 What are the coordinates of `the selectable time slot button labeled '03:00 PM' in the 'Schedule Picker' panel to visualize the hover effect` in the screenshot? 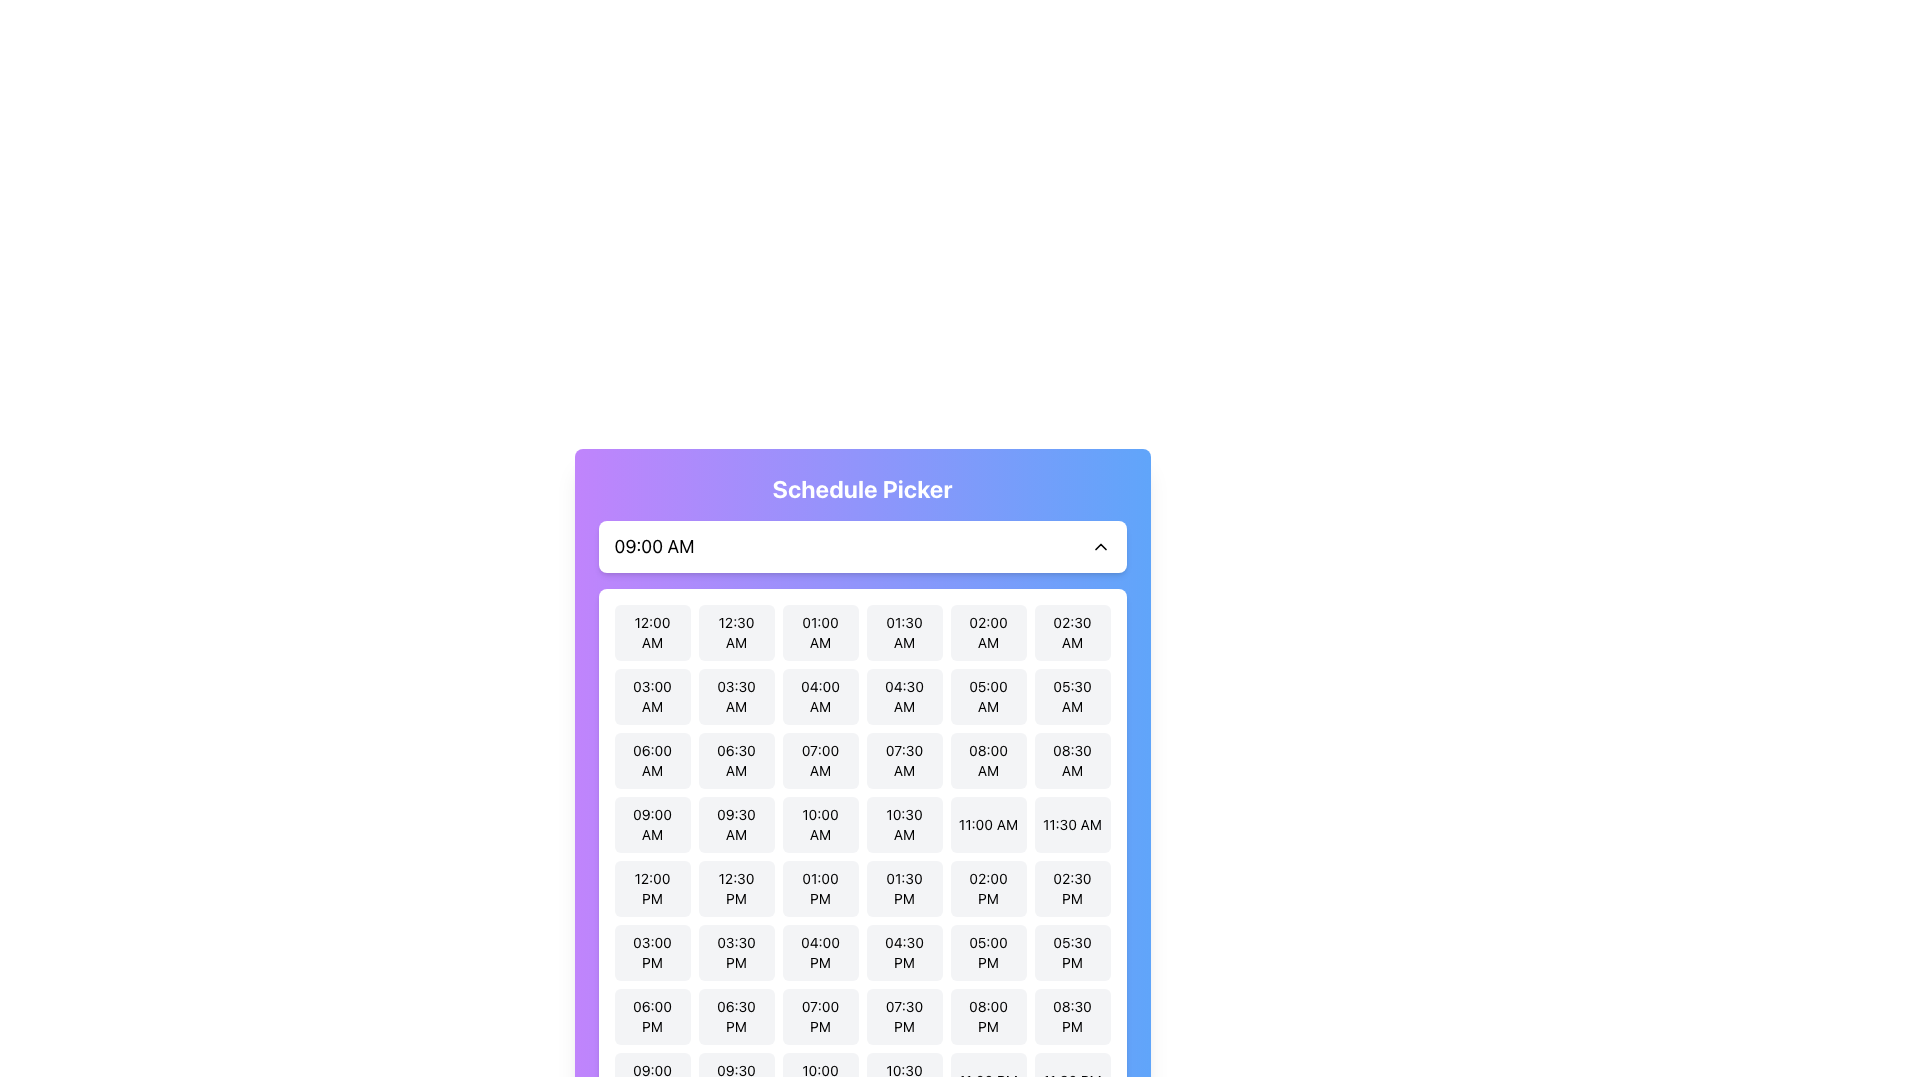 It's located at (652, 951).